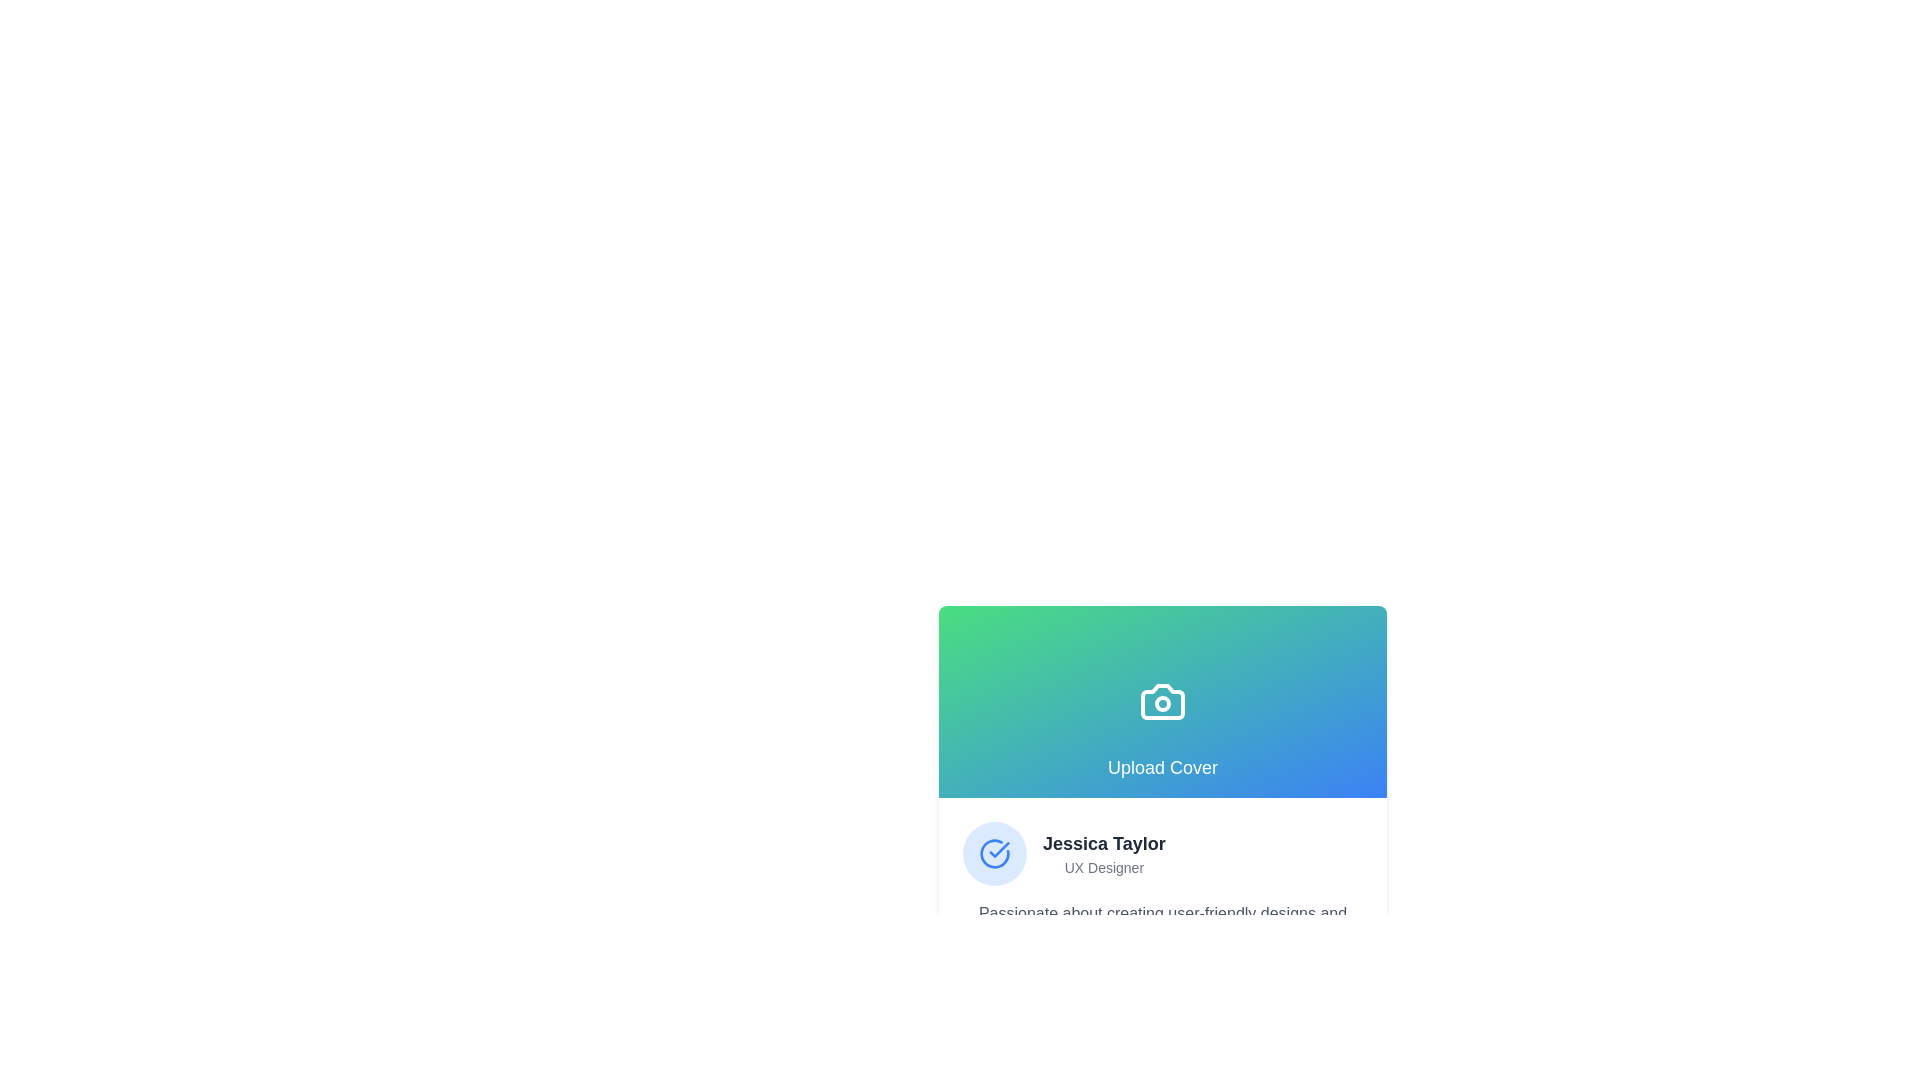 The height and width of the screenshot is (1080, 1920). Describe the element at coordinates (999, 849) in the screenshot. I see `the checkmark icon that signifies a verification or confirmation status, located within the circular profile icon adjacent to the user's name 'Jessica Taylor'` at that location.